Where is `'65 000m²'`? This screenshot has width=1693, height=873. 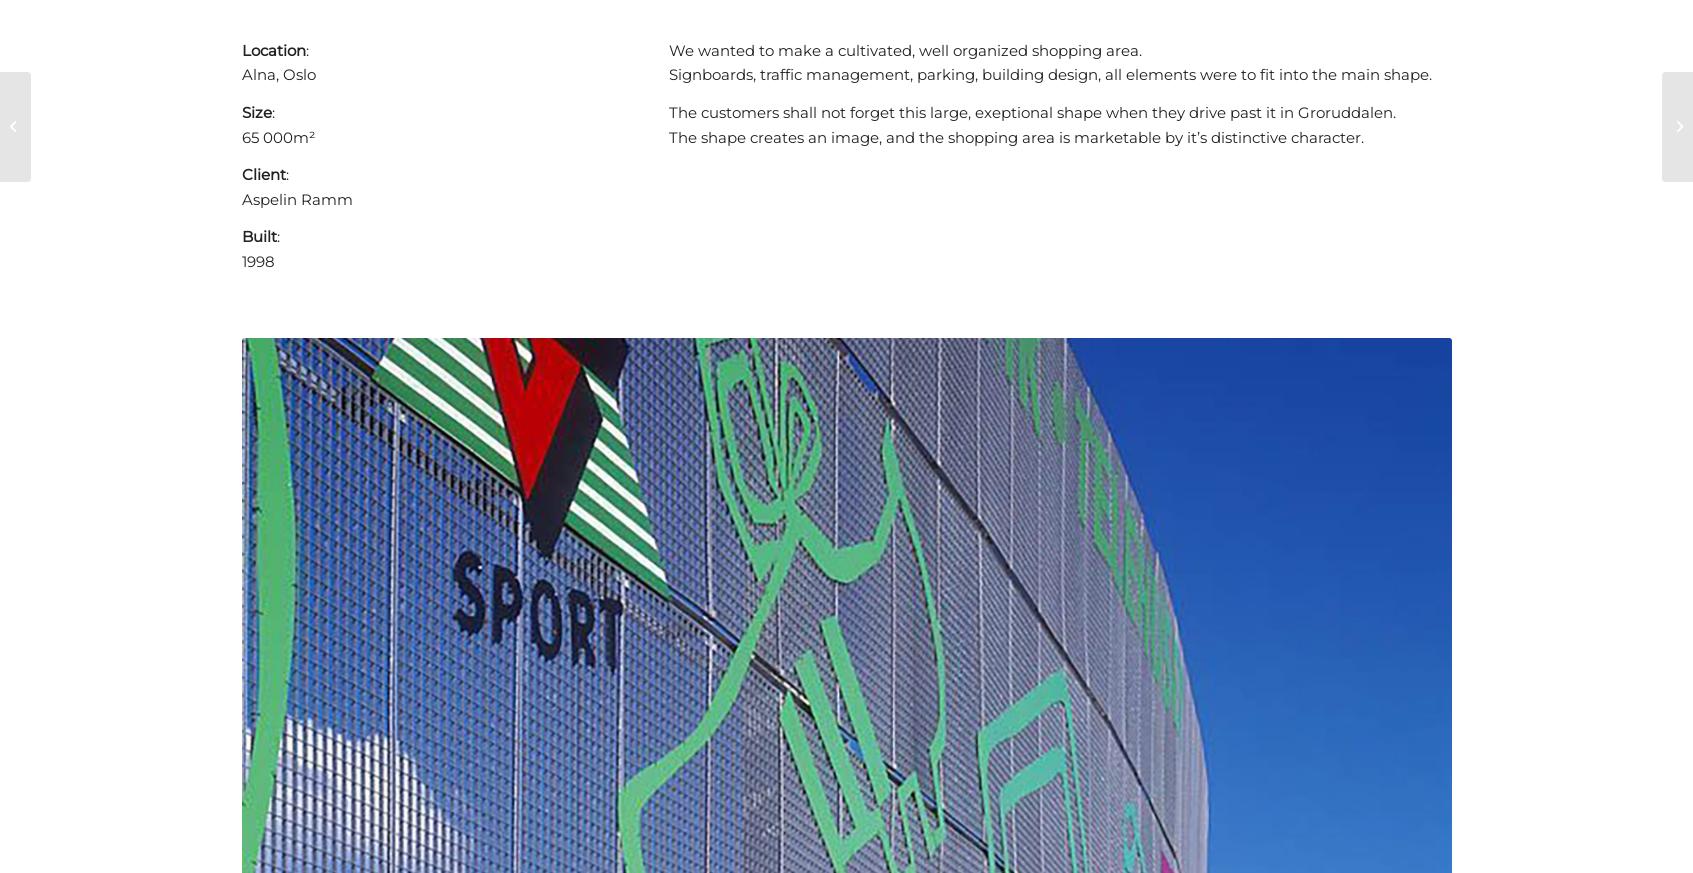 '65 000m²' is located at coordinates (276, 136).